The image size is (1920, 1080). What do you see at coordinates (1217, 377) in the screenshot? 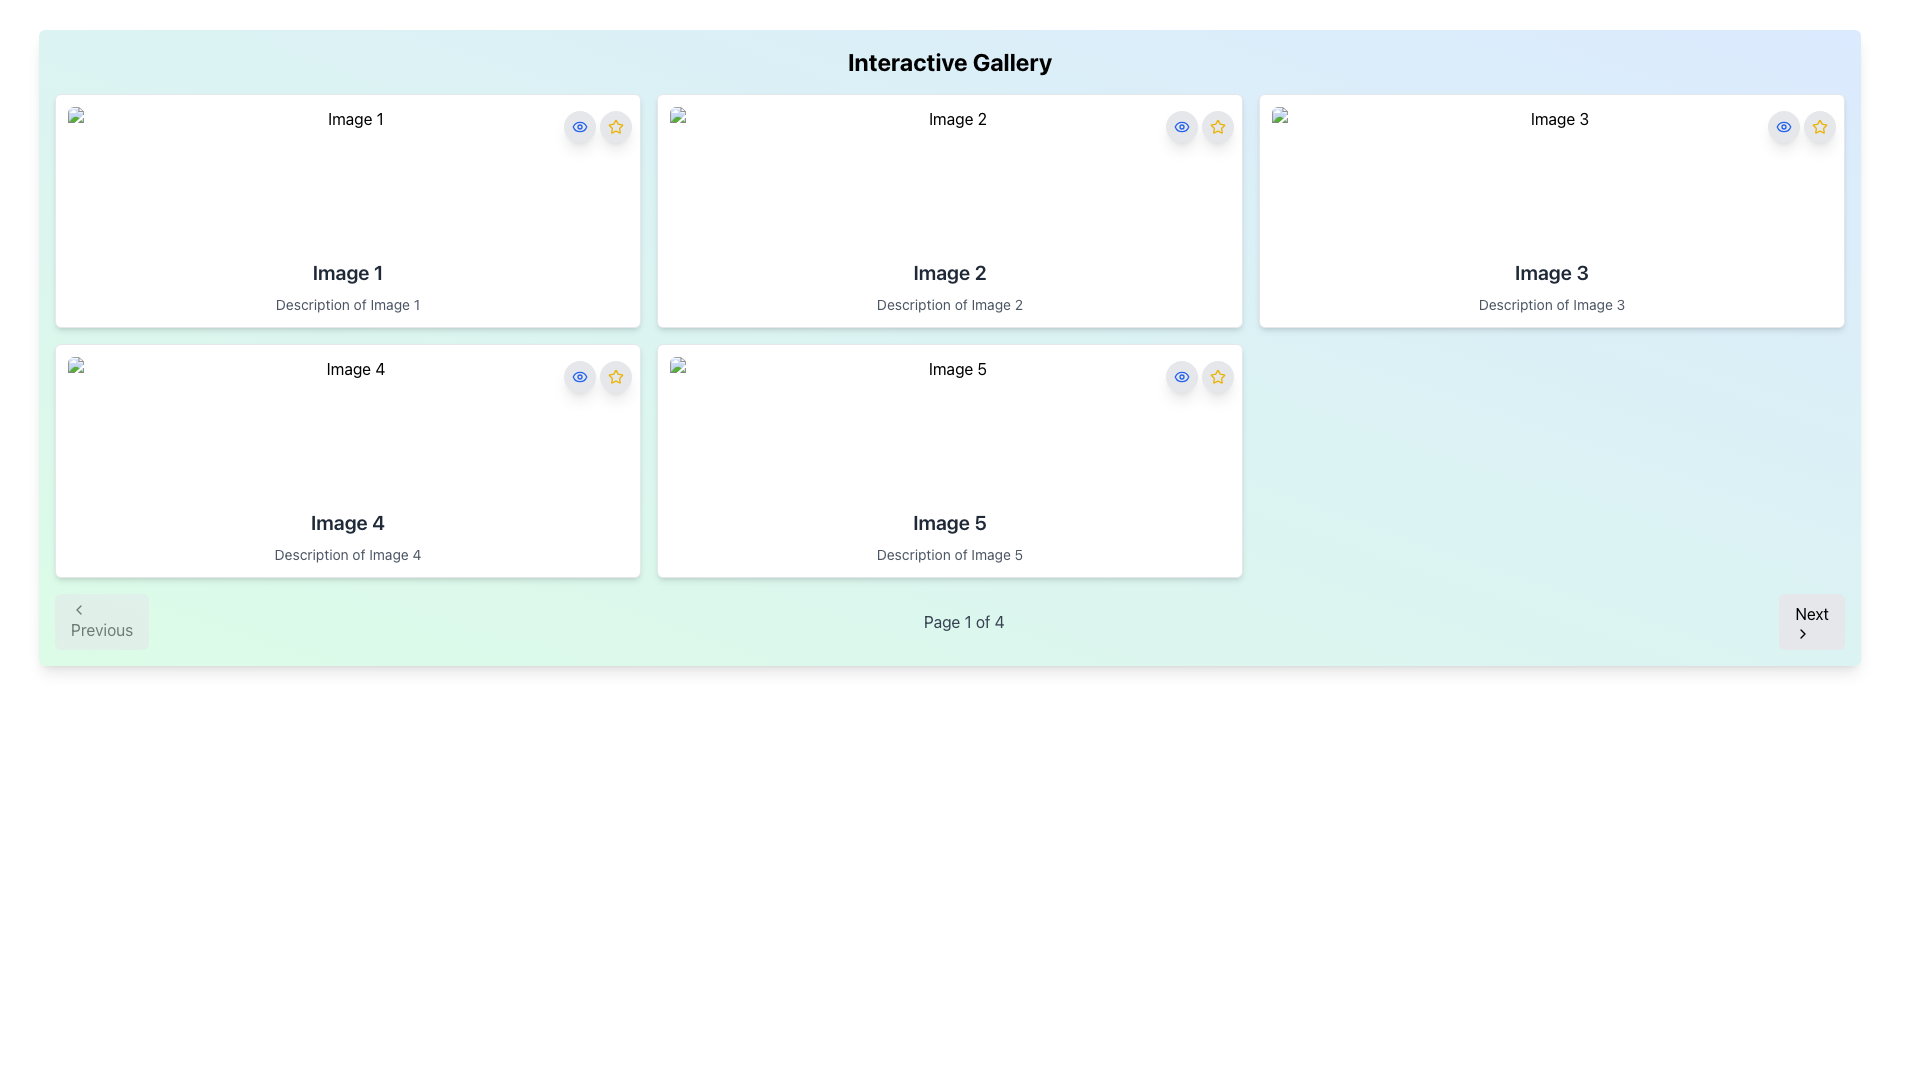
I see `the star button located in the top-right corner of the card labeled 'Image 5'` at bounding box center [1217, 377].